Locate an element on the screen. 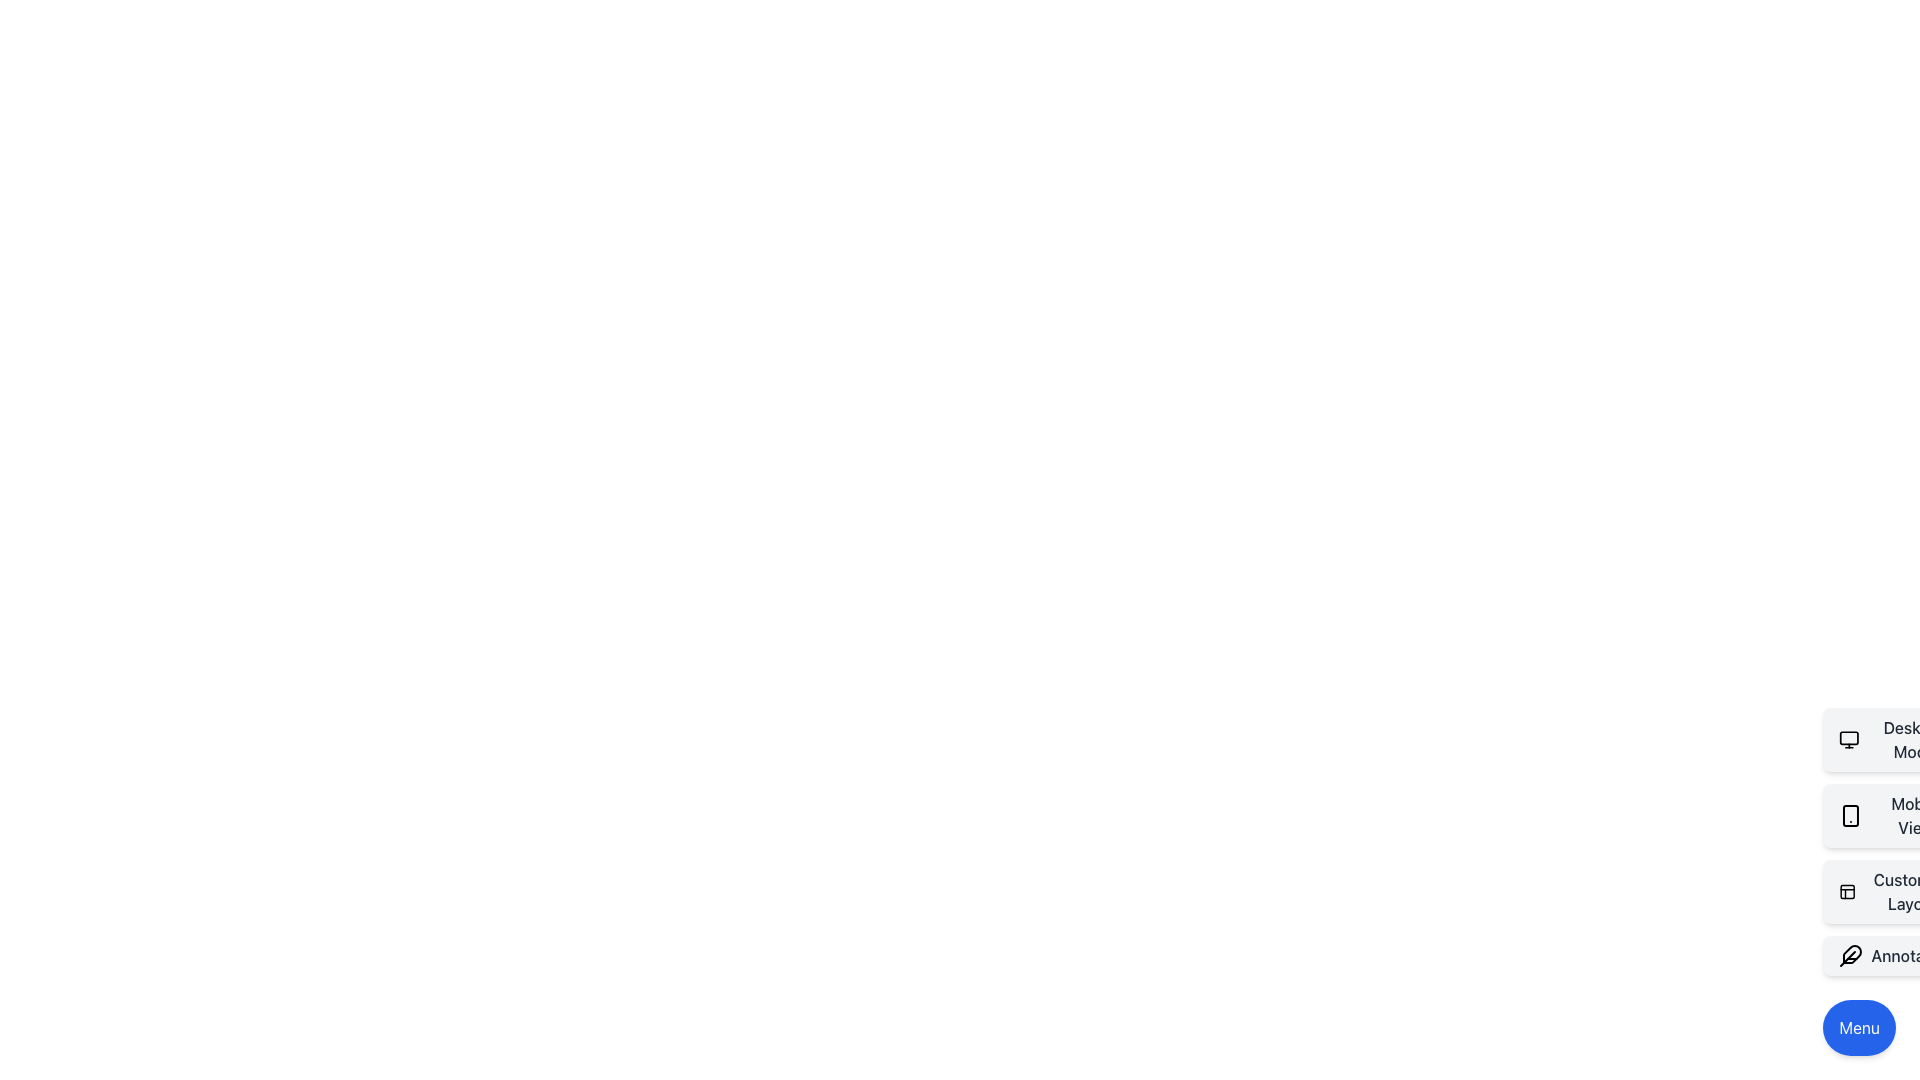 Image resolution: width=1920 pixels, height=1080 pixels. the 'Desktop Mode' button, which features a minimalist computer monitor icon on its left side is located at coordinates (1848, 740).